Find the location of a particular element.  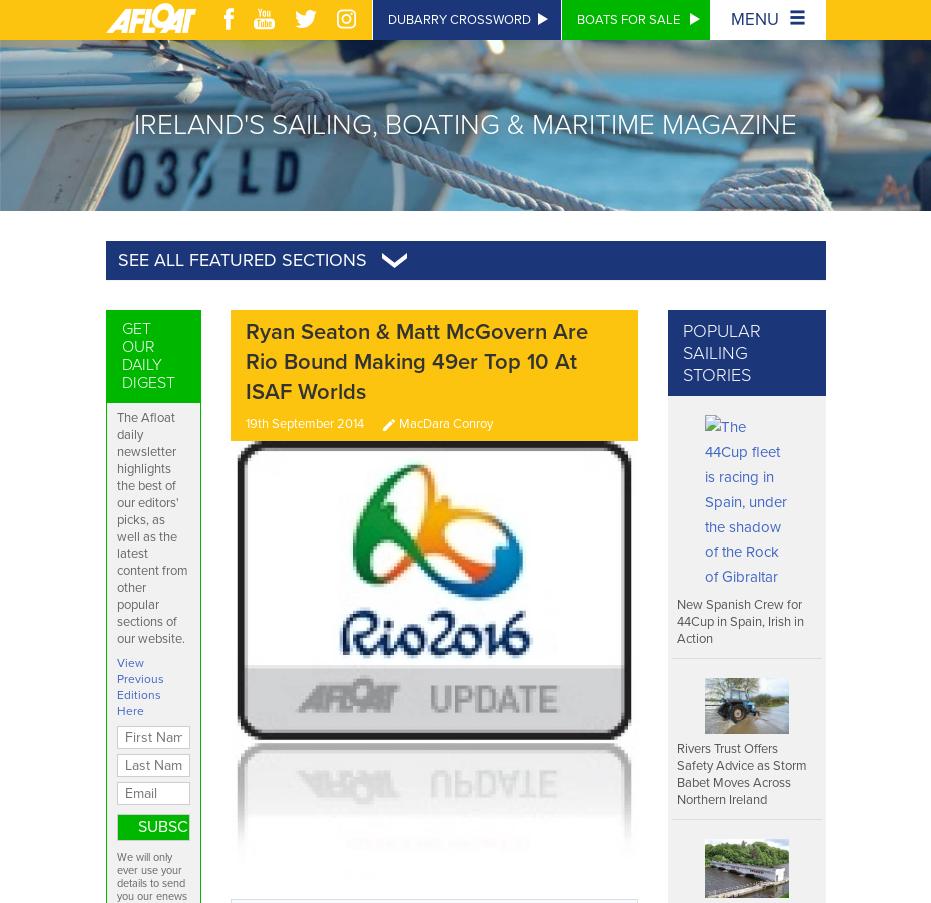

'The Afloat daily newsletter highlights the best of our editors' picks, as well as the latest content from other popular sections of our website.' is located at coordinates (150, 526).